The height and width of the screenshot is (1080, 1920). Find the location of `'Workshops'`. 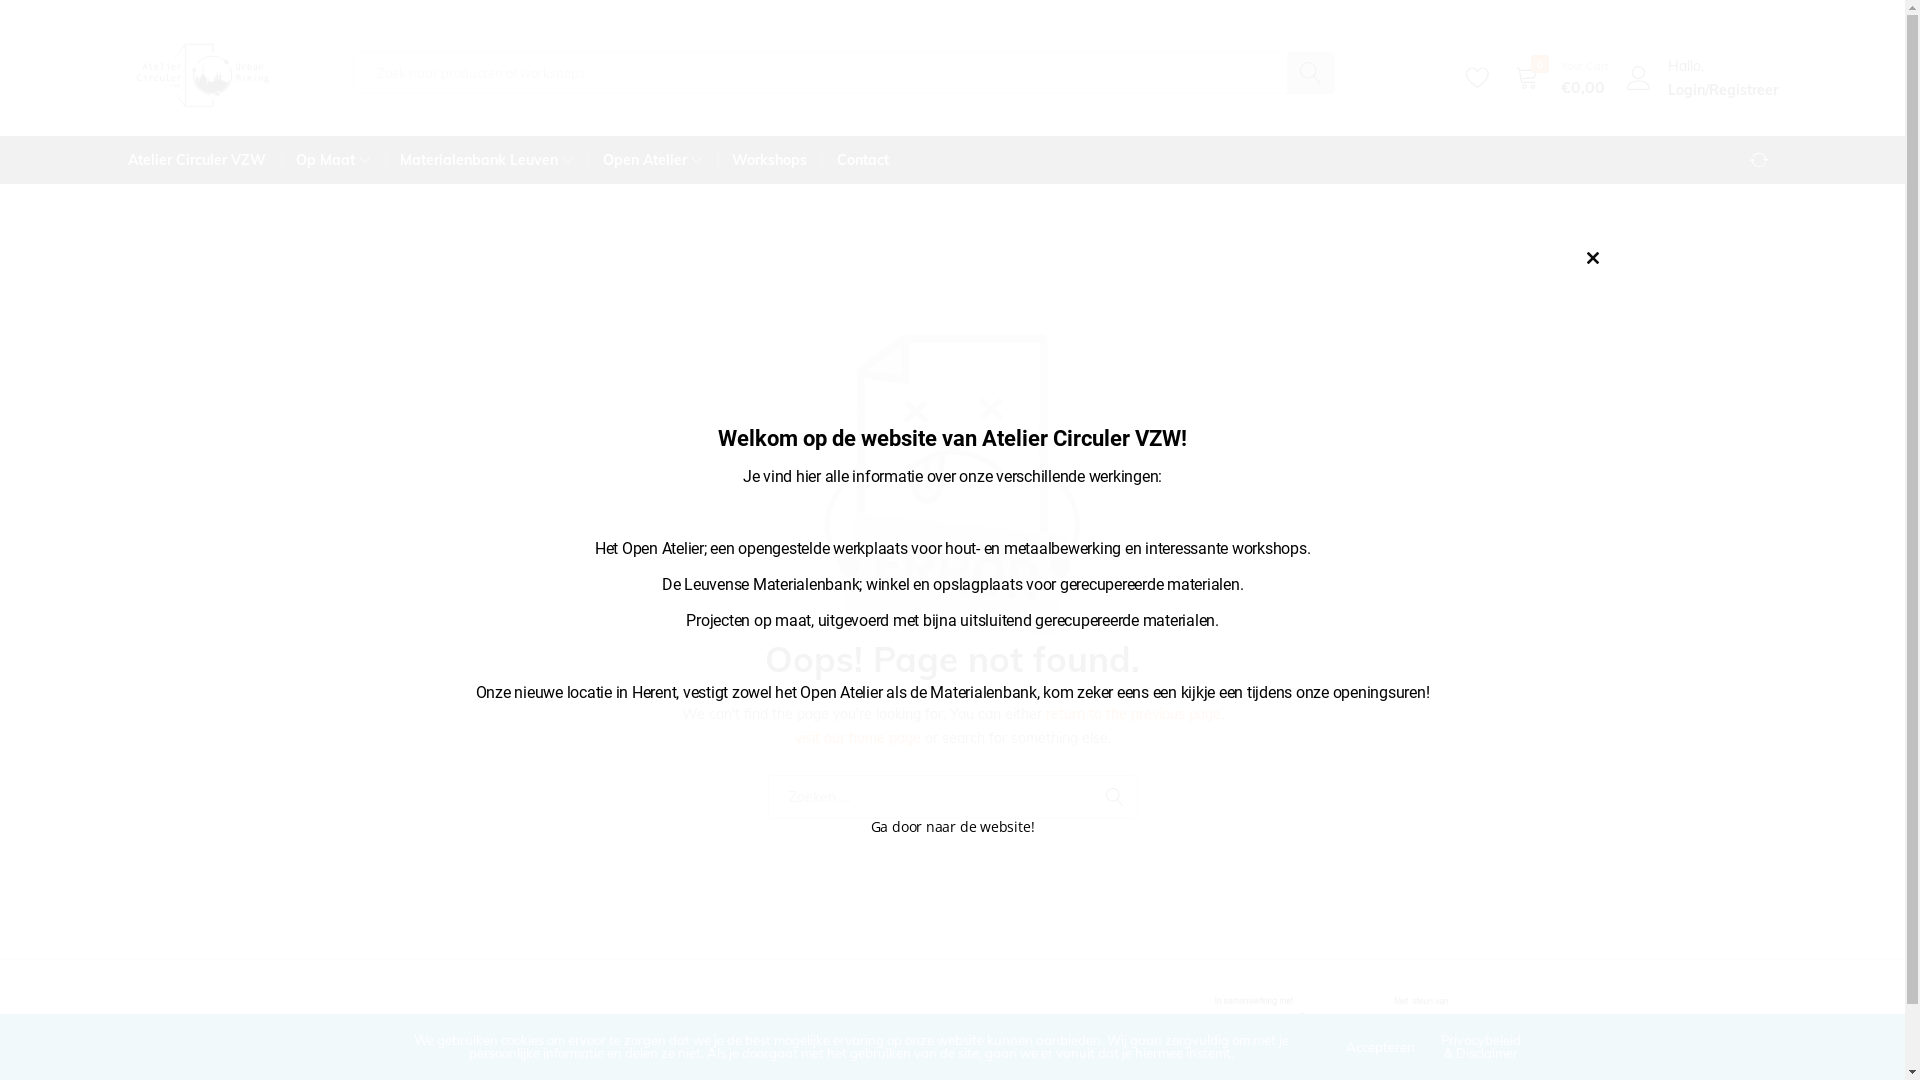

'Workshops' is located at coordinates (767, 158).